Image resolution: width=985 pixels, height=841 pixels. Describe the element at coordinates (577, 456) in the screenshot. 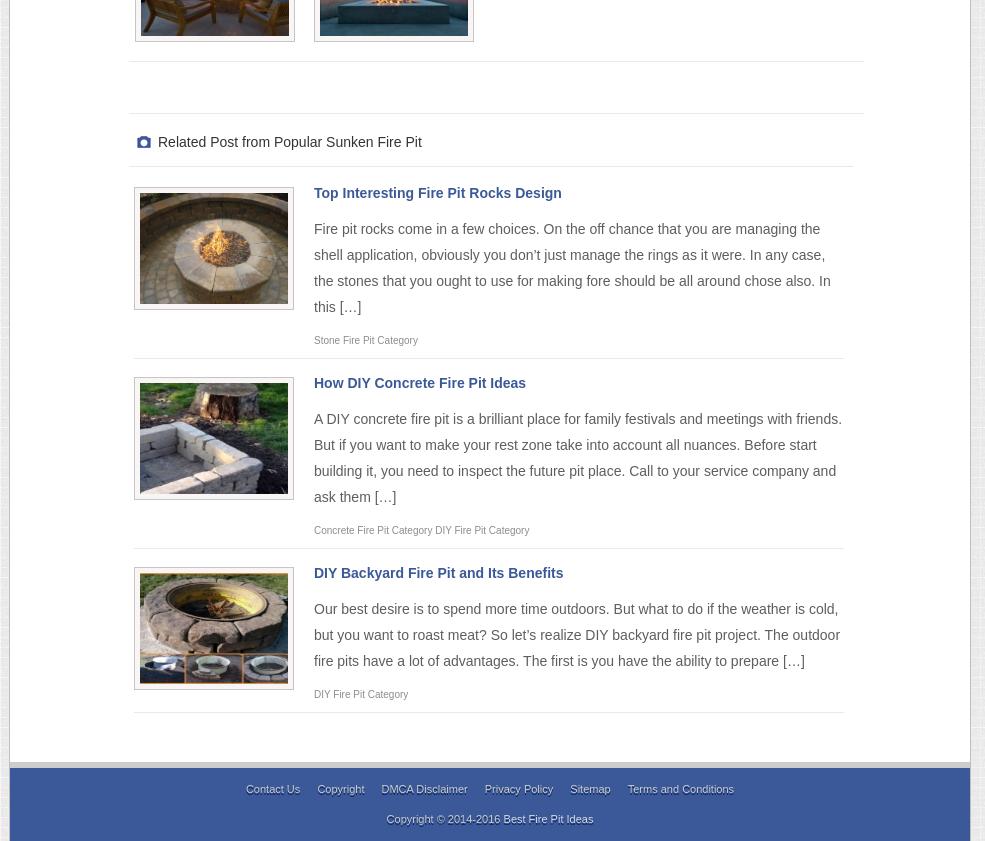

I see `'A DIY concrete fire pit is a brilliant place for family festivals and meetings with friends. But if you want to make your rest zone take into account all nuances. Before start building it, you need to inspect the future pit place. Call to your service company and ask them […]'` at that location.